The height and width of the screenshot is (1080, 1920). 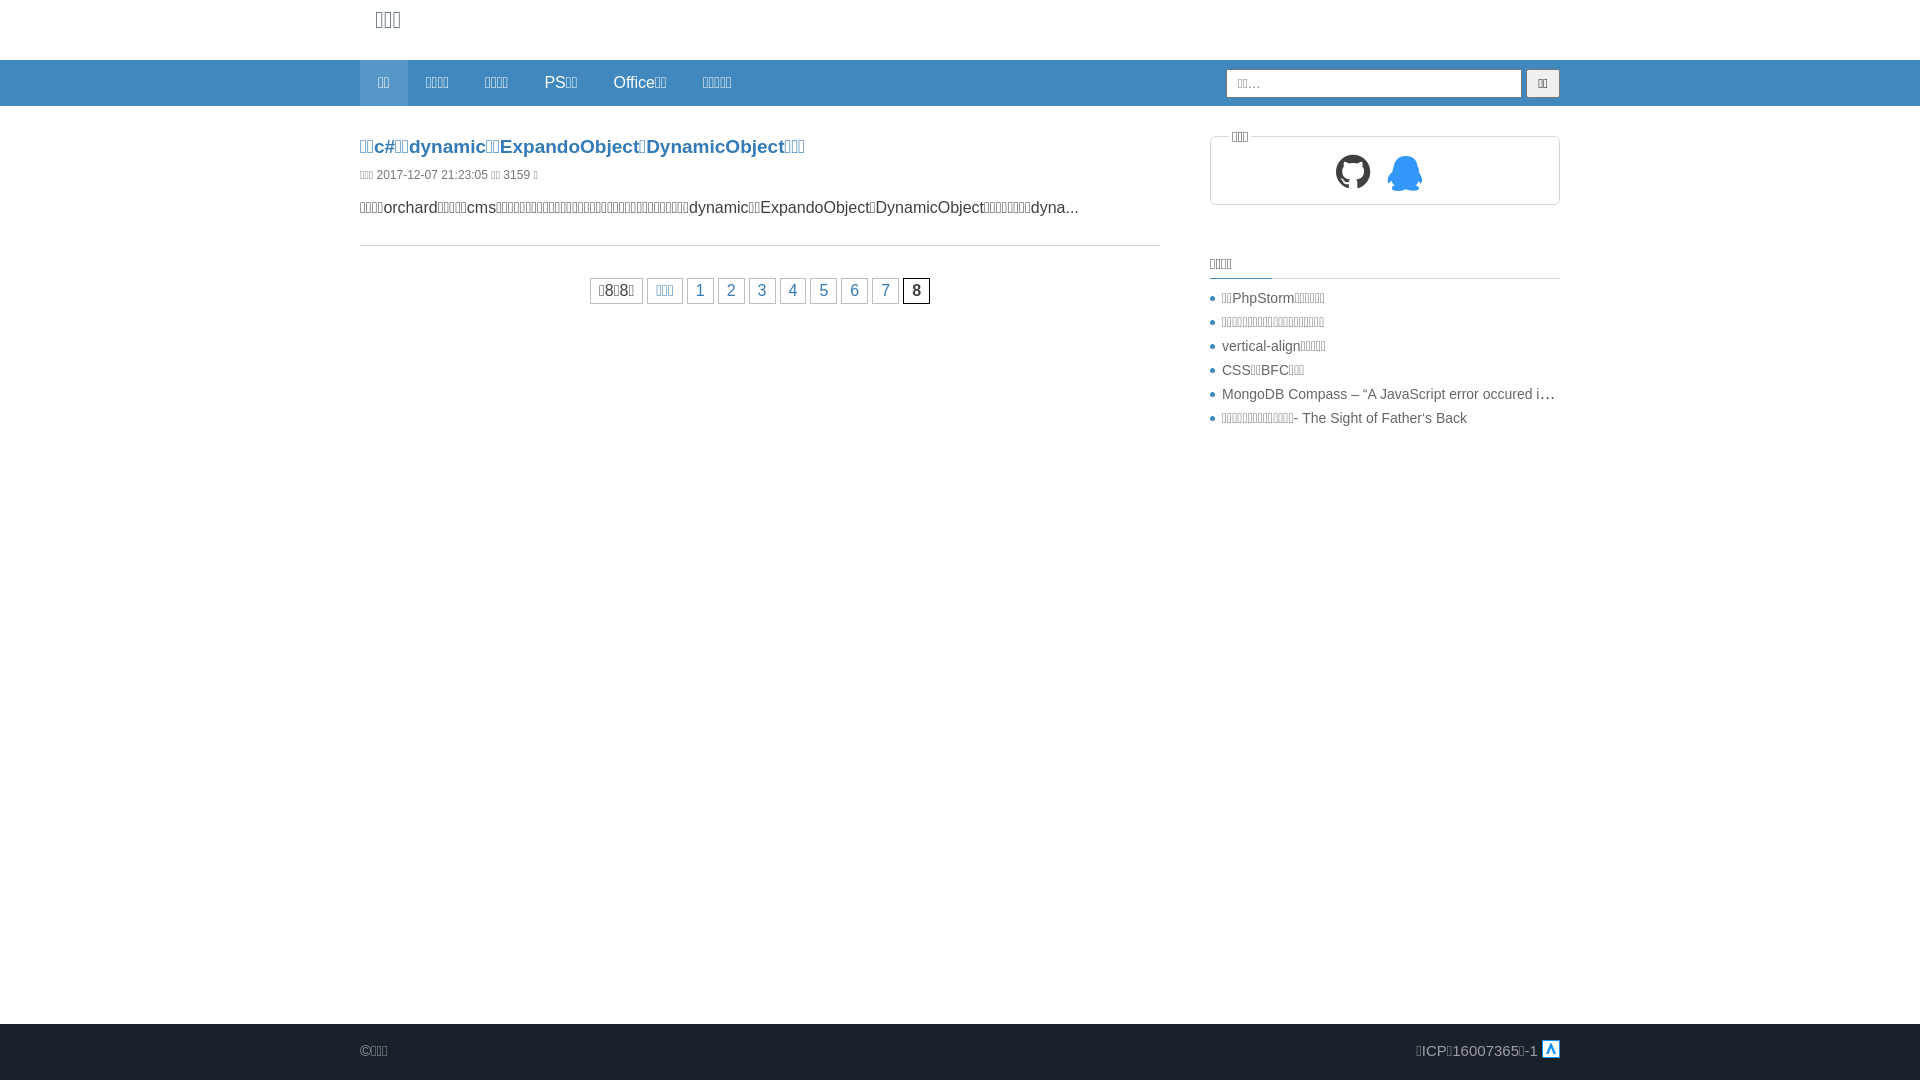 I want to click on '7', so click(x=884, y=290).